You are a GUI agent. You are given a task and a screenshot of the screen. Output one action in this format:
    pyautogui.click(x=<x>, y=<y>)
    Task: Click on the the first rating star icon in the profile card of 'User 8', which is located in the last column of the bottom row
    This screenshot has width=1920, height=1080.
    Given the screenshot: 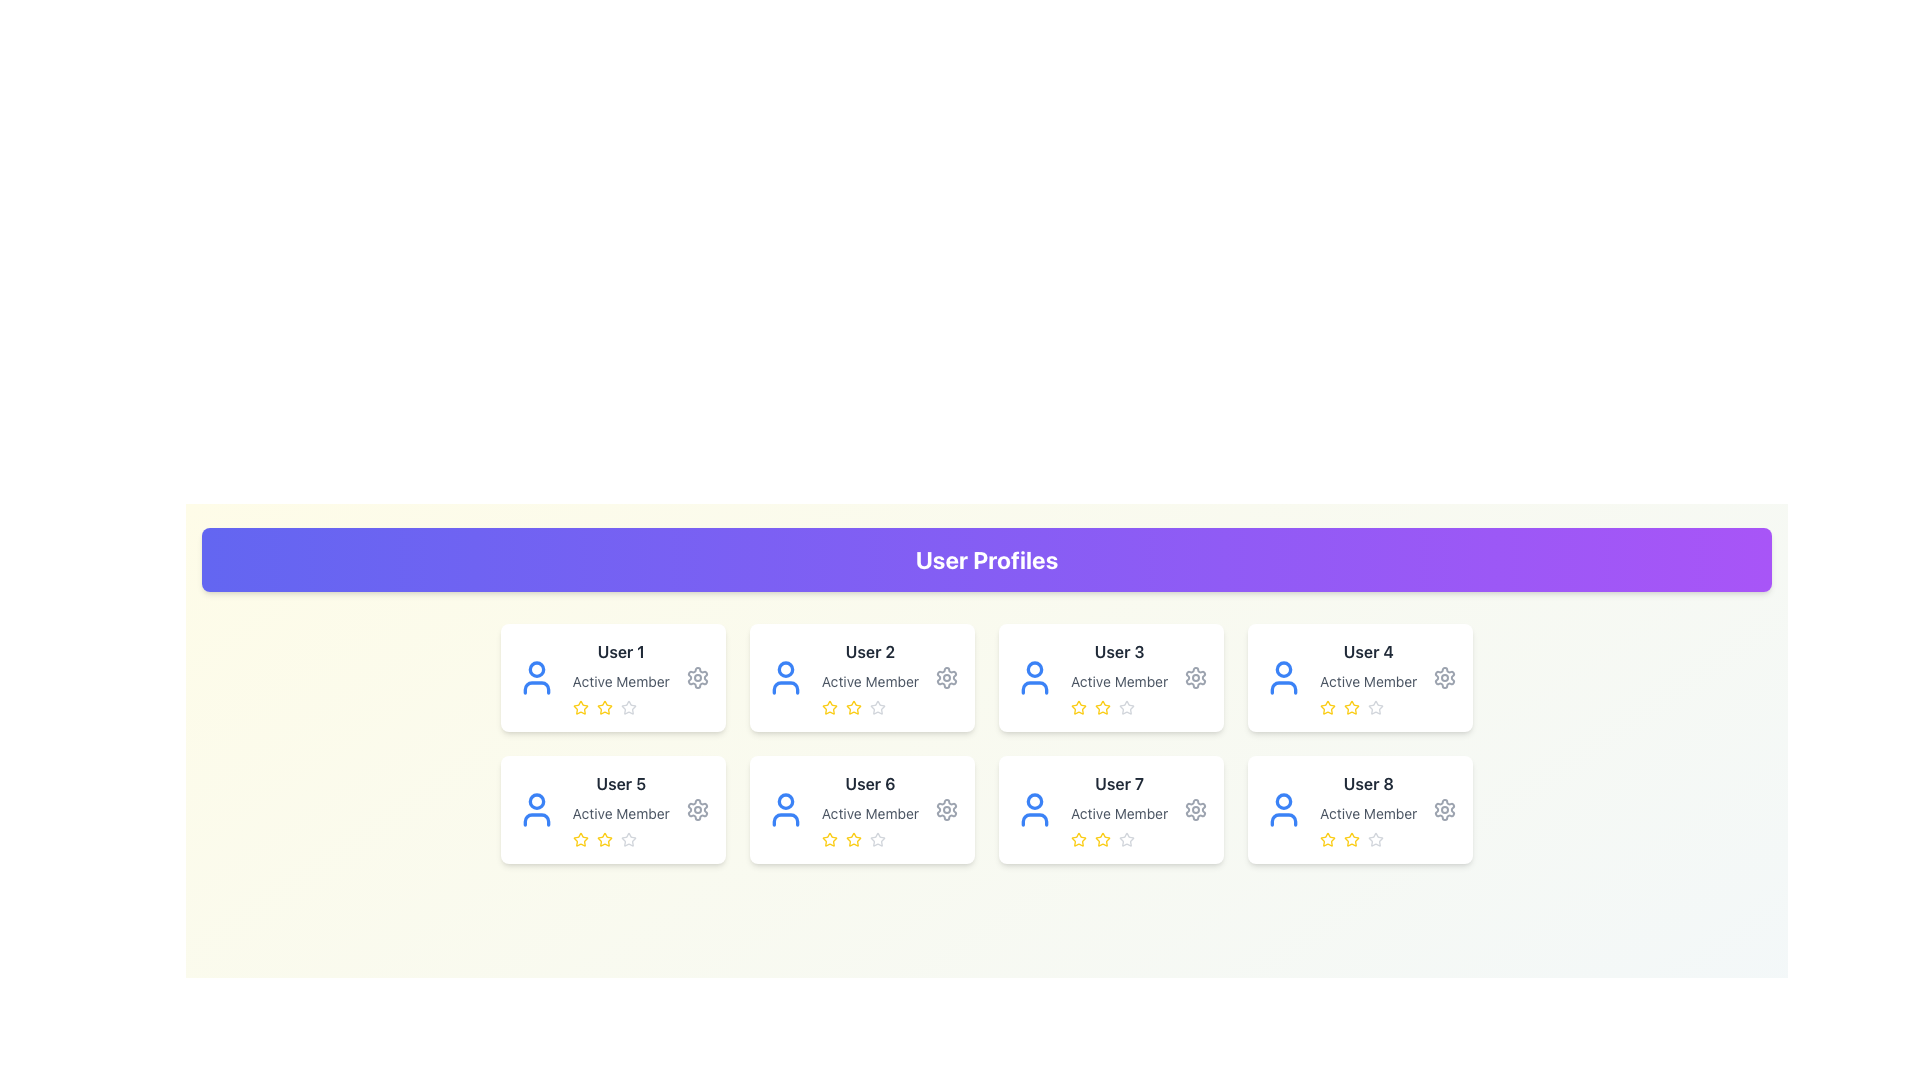 What is the action you would take?
    pyautogui.click(x=1328, y=840)
    